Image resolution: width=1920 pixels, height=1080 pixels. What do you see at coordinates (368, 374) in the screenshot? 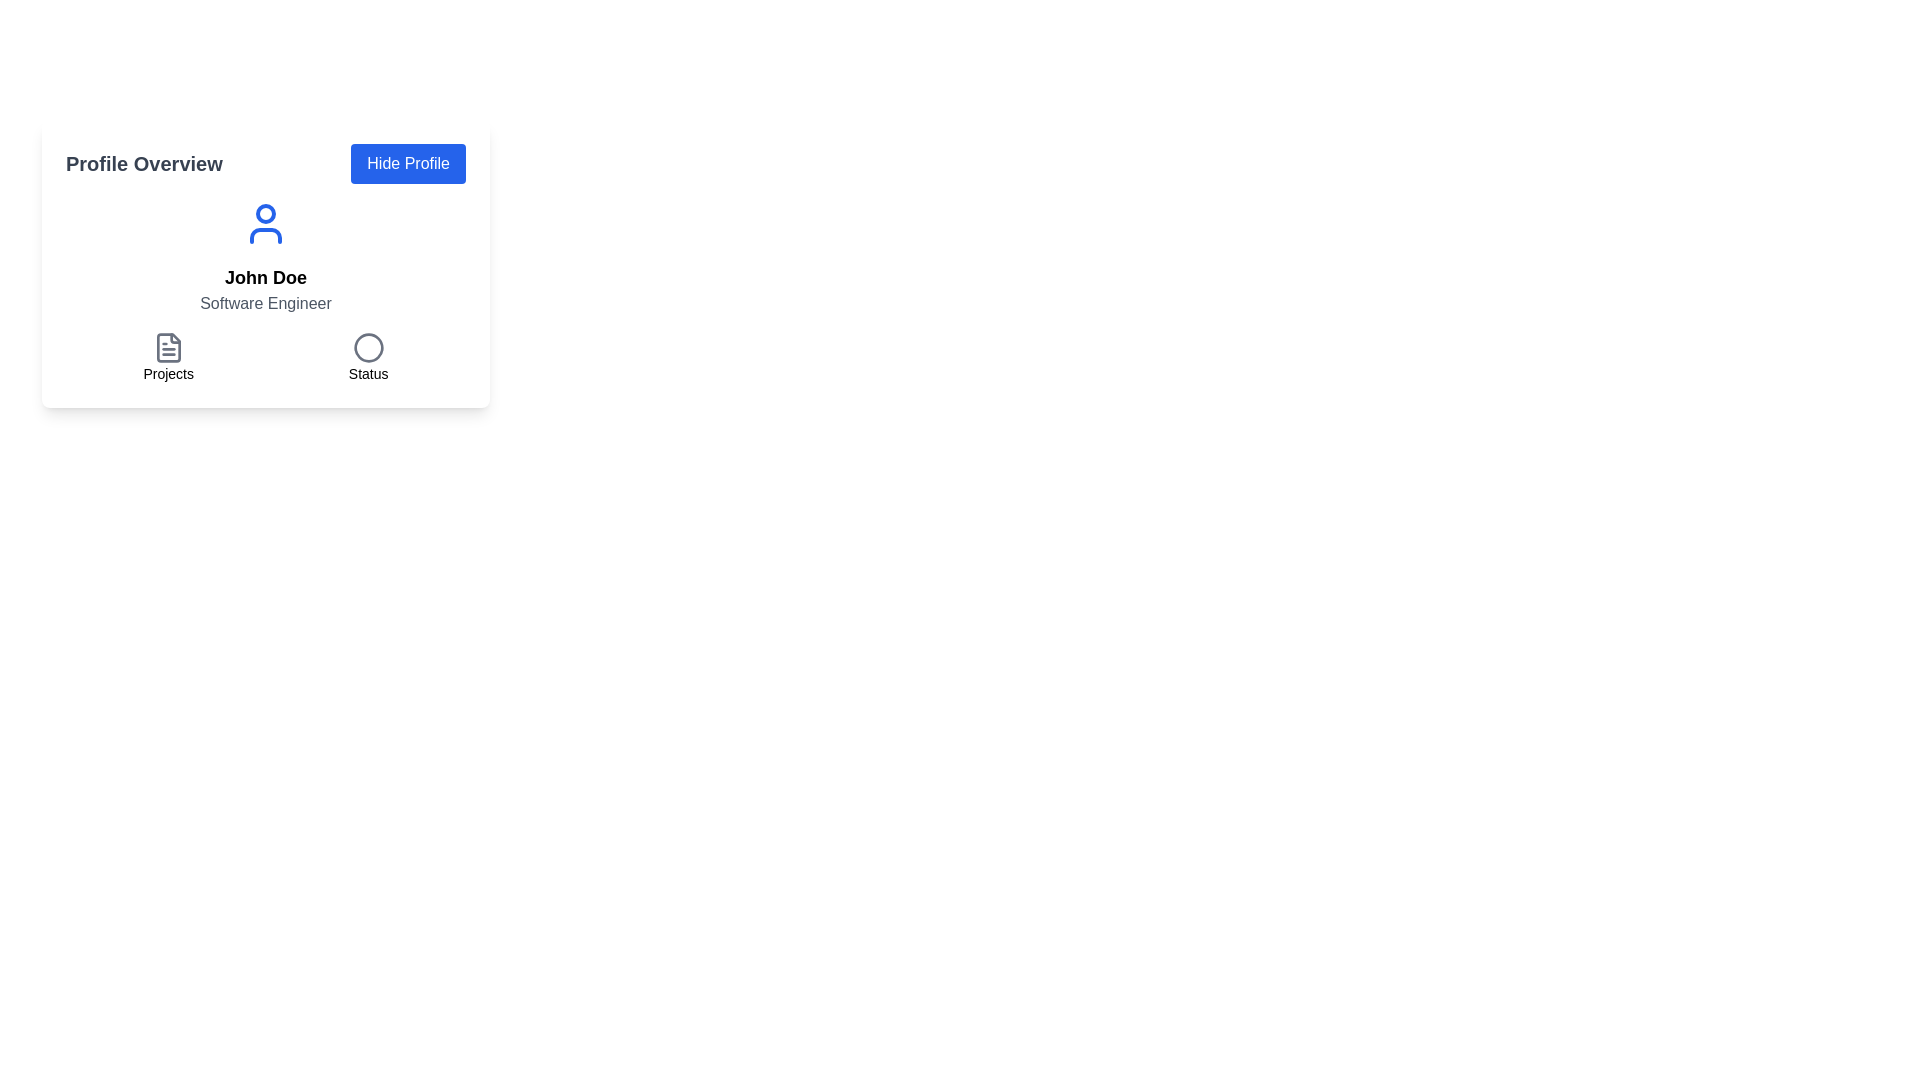
I see `the 'Status' text label, which is positioned beneath a circular icon in the lower-right section of a user interface card` at bounding box center [368, 374].